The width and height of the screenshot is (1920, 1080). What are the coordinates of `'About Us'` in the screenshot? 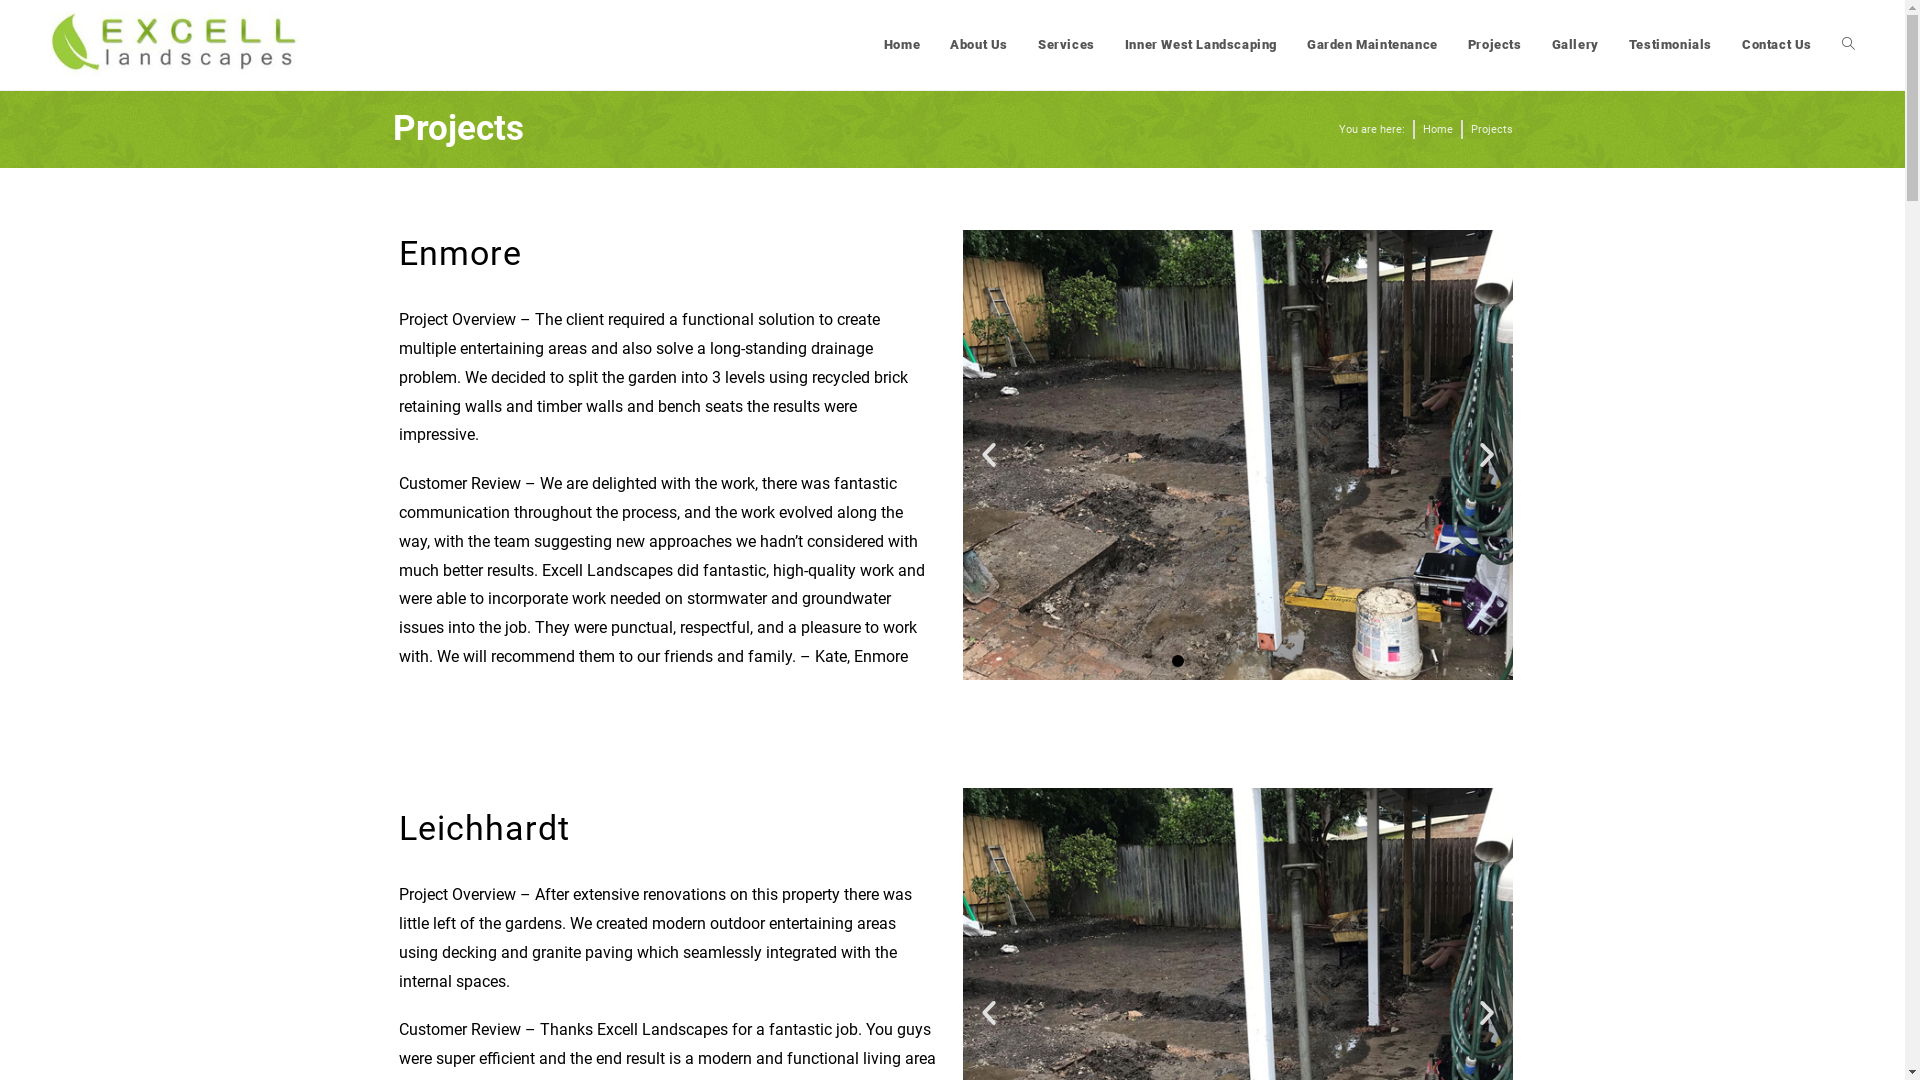 It's located at (979, 45).